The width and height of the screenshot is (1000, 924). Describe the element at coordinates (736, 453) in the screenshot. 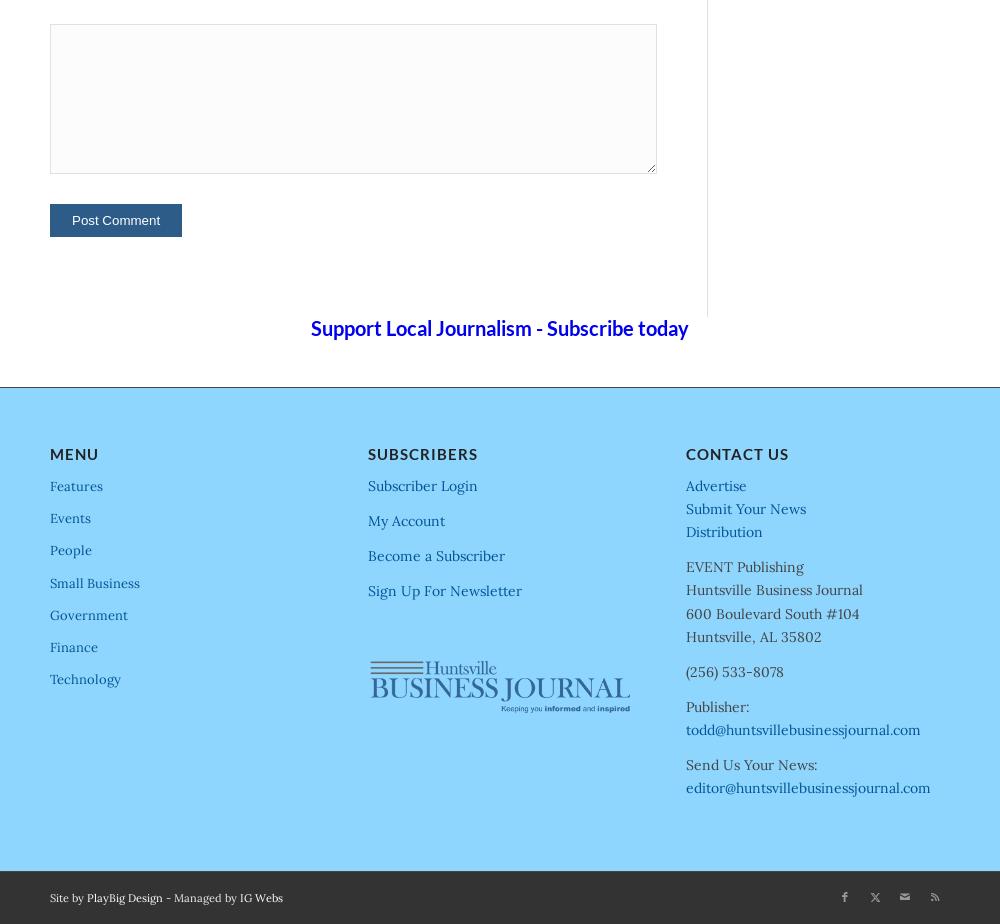

I see `'Contact Us'` at that location.